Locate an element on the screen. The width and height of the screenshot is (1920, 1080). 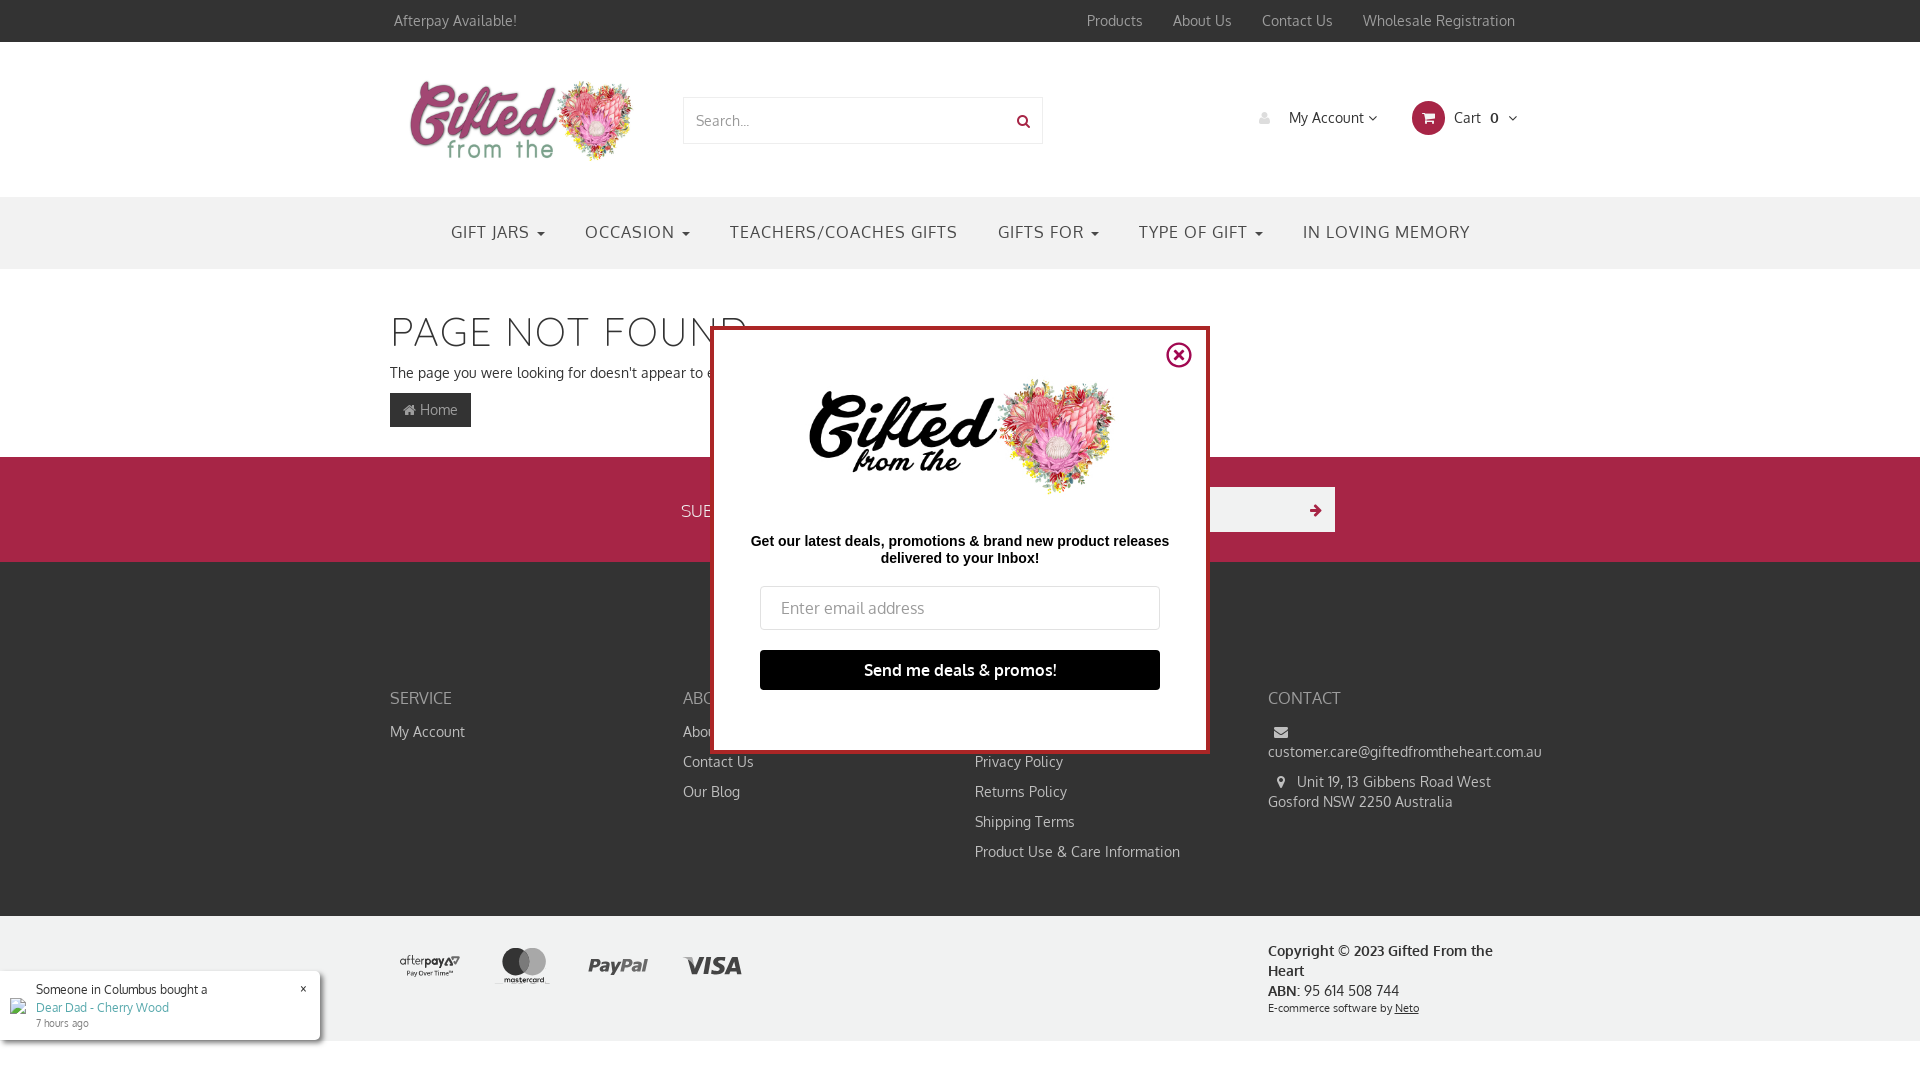
'Shipping Terms' is located at coordinates (960, 821).